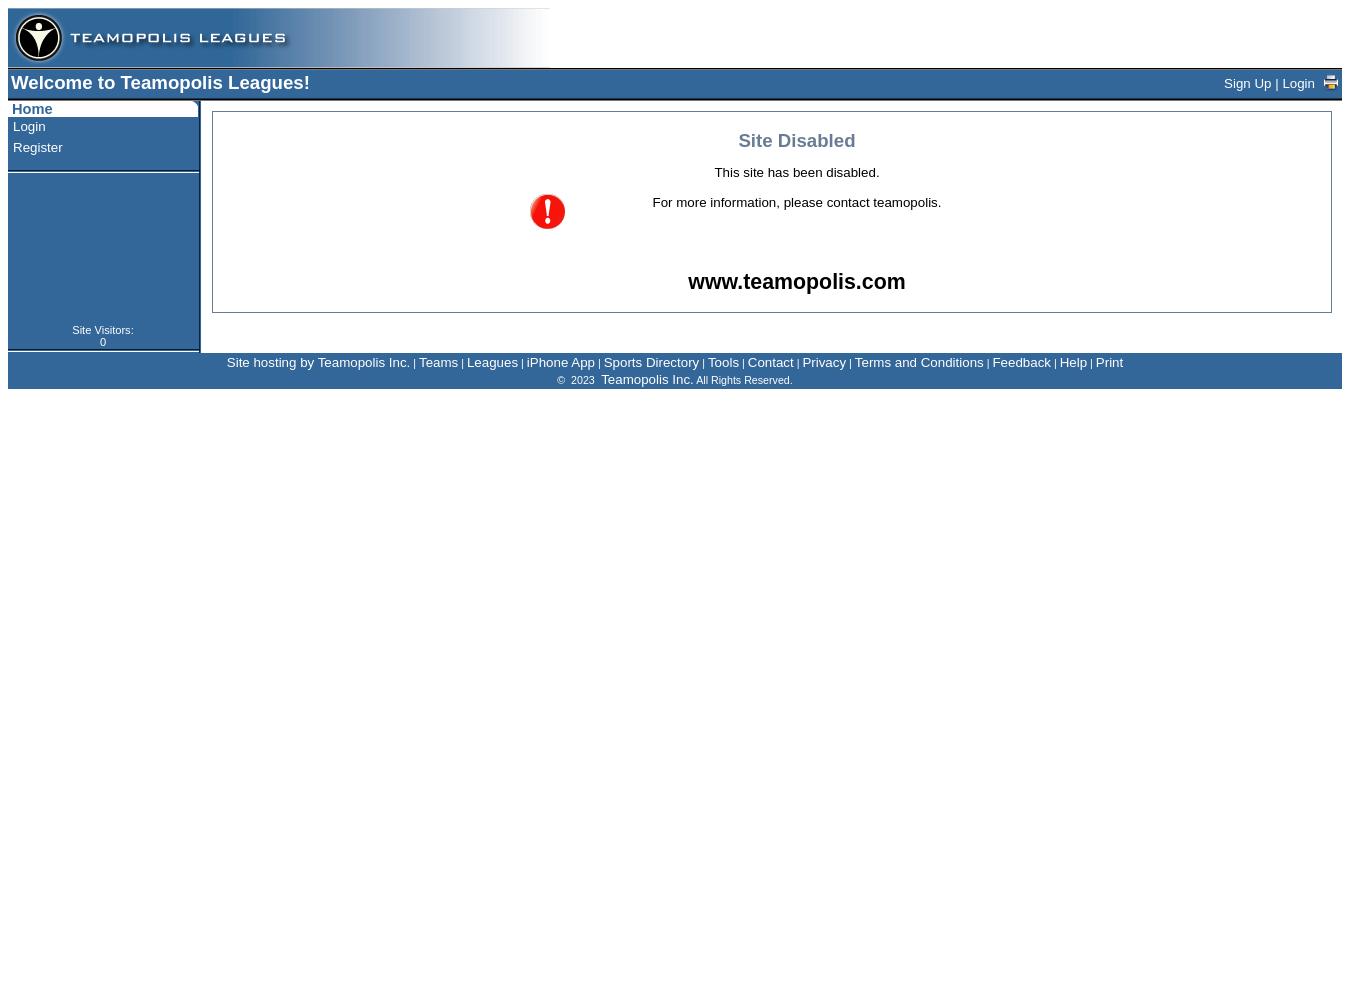 The image size is (1350, 1000). What do you see at coordinates (70, 329) in the screenshot?
I see `'Site Visitors:'` at bounding box center [70, 329].